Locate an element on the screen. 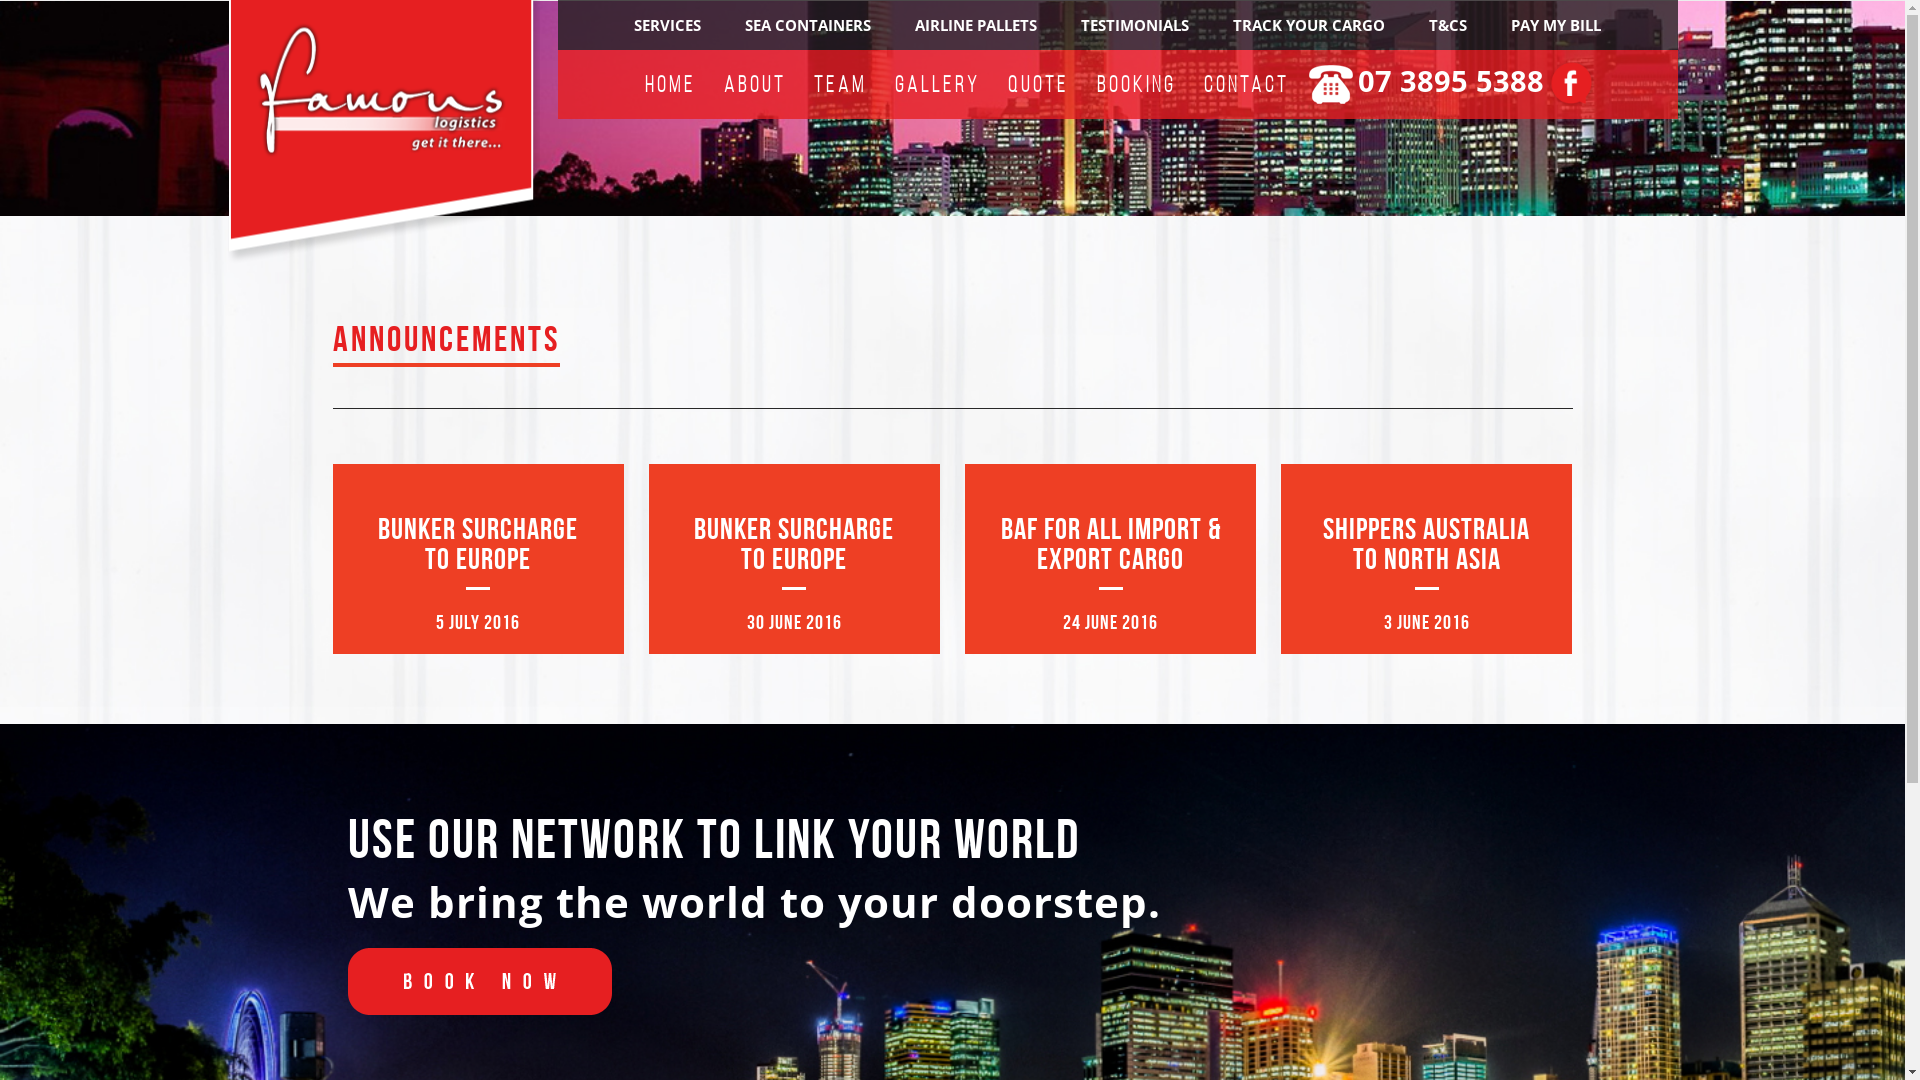 This screenshot has width=1920, height=1080. 'PAY MY BILL' is located at coordinates (1554, 24).